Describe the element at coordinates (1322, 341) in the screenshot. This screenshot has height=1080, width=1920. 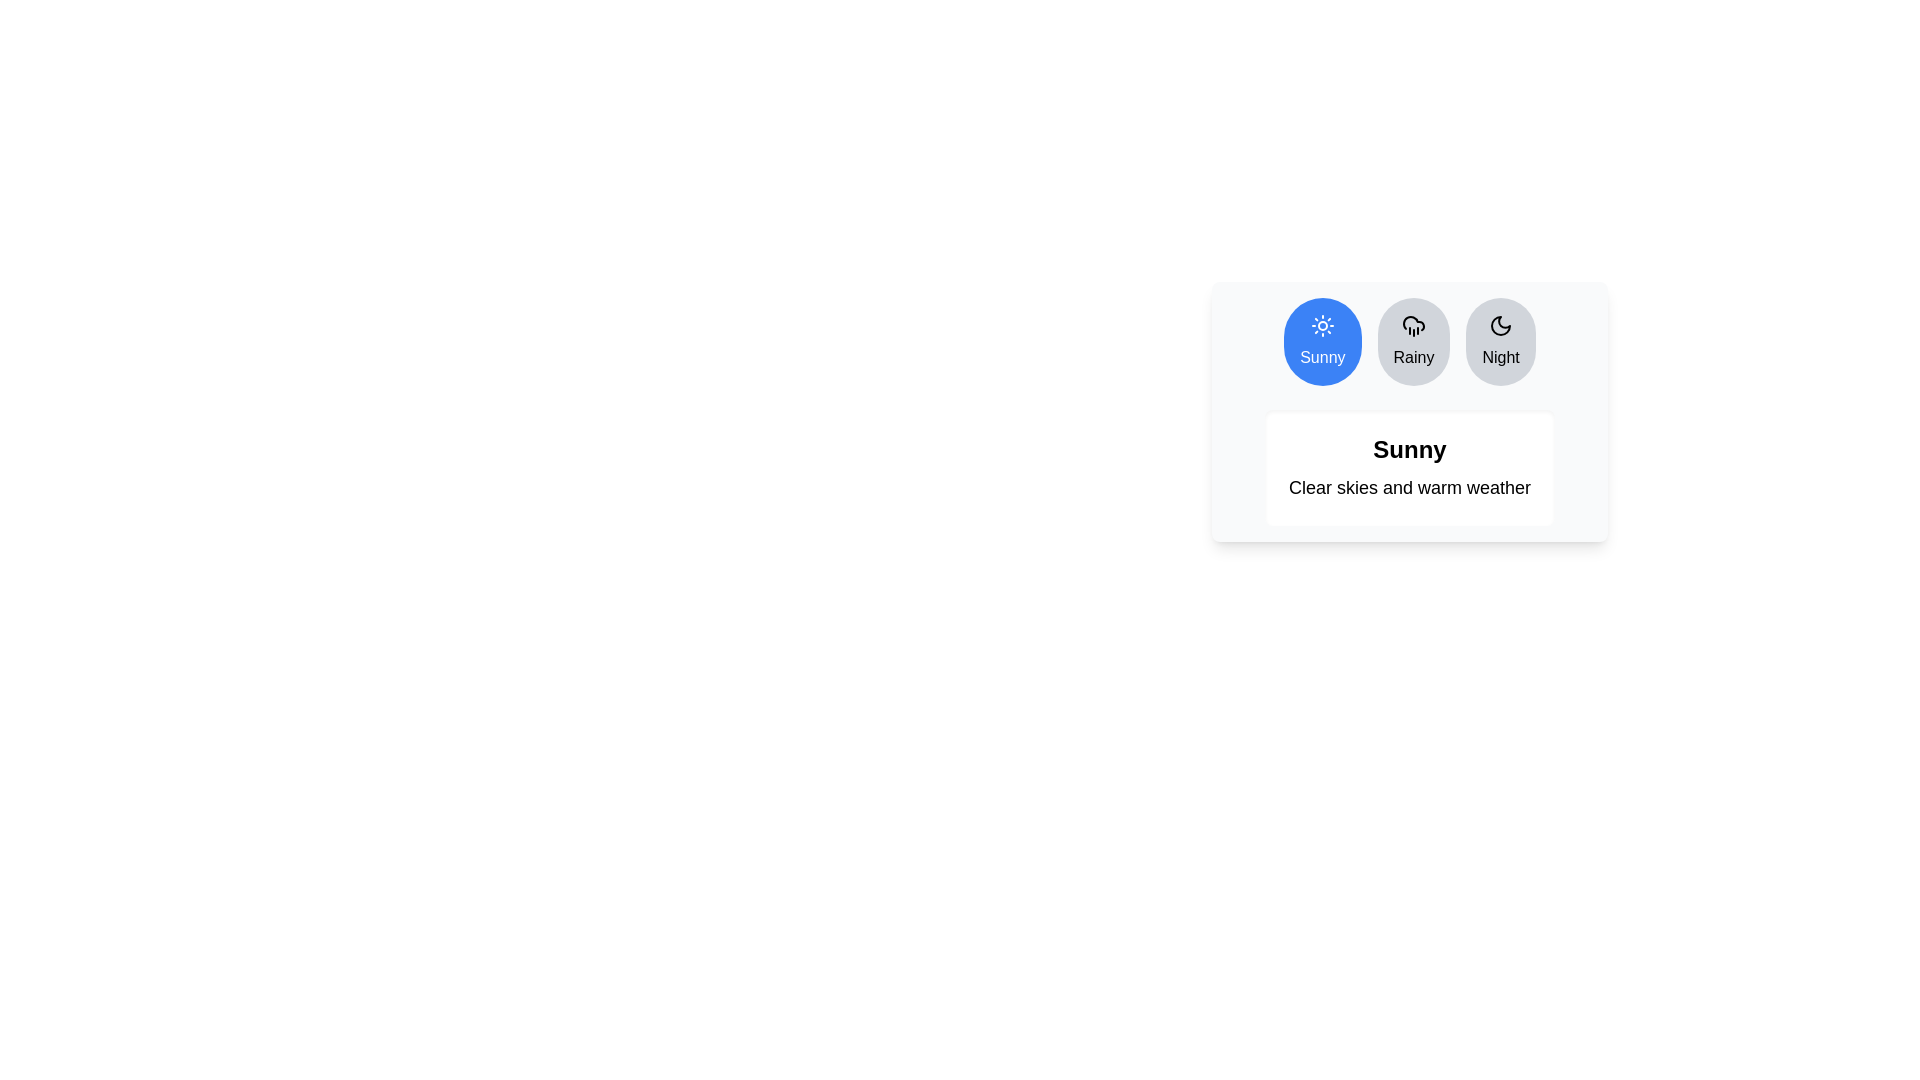
I see `the tab labeled Sunny to switch to it` at that location.